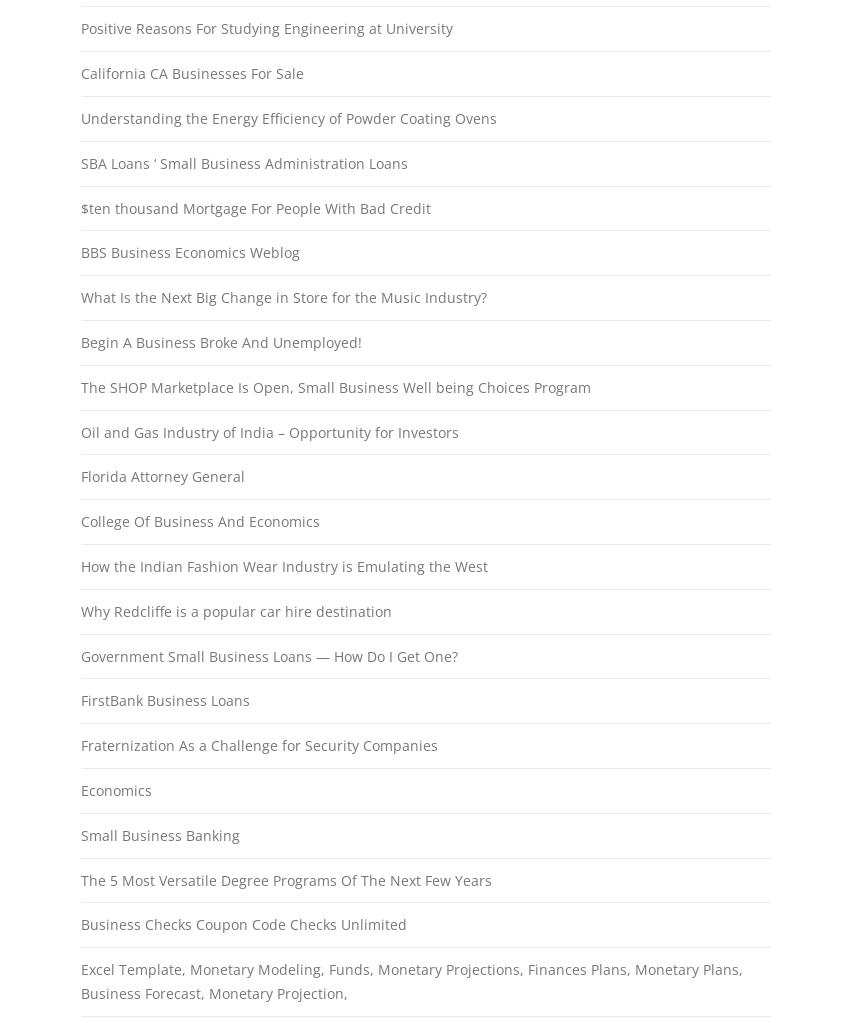 This screenshot has width=851, height=1023. I want to click on 'Business Checks Coupon Code Checks Unlimited', so click(241, 923).